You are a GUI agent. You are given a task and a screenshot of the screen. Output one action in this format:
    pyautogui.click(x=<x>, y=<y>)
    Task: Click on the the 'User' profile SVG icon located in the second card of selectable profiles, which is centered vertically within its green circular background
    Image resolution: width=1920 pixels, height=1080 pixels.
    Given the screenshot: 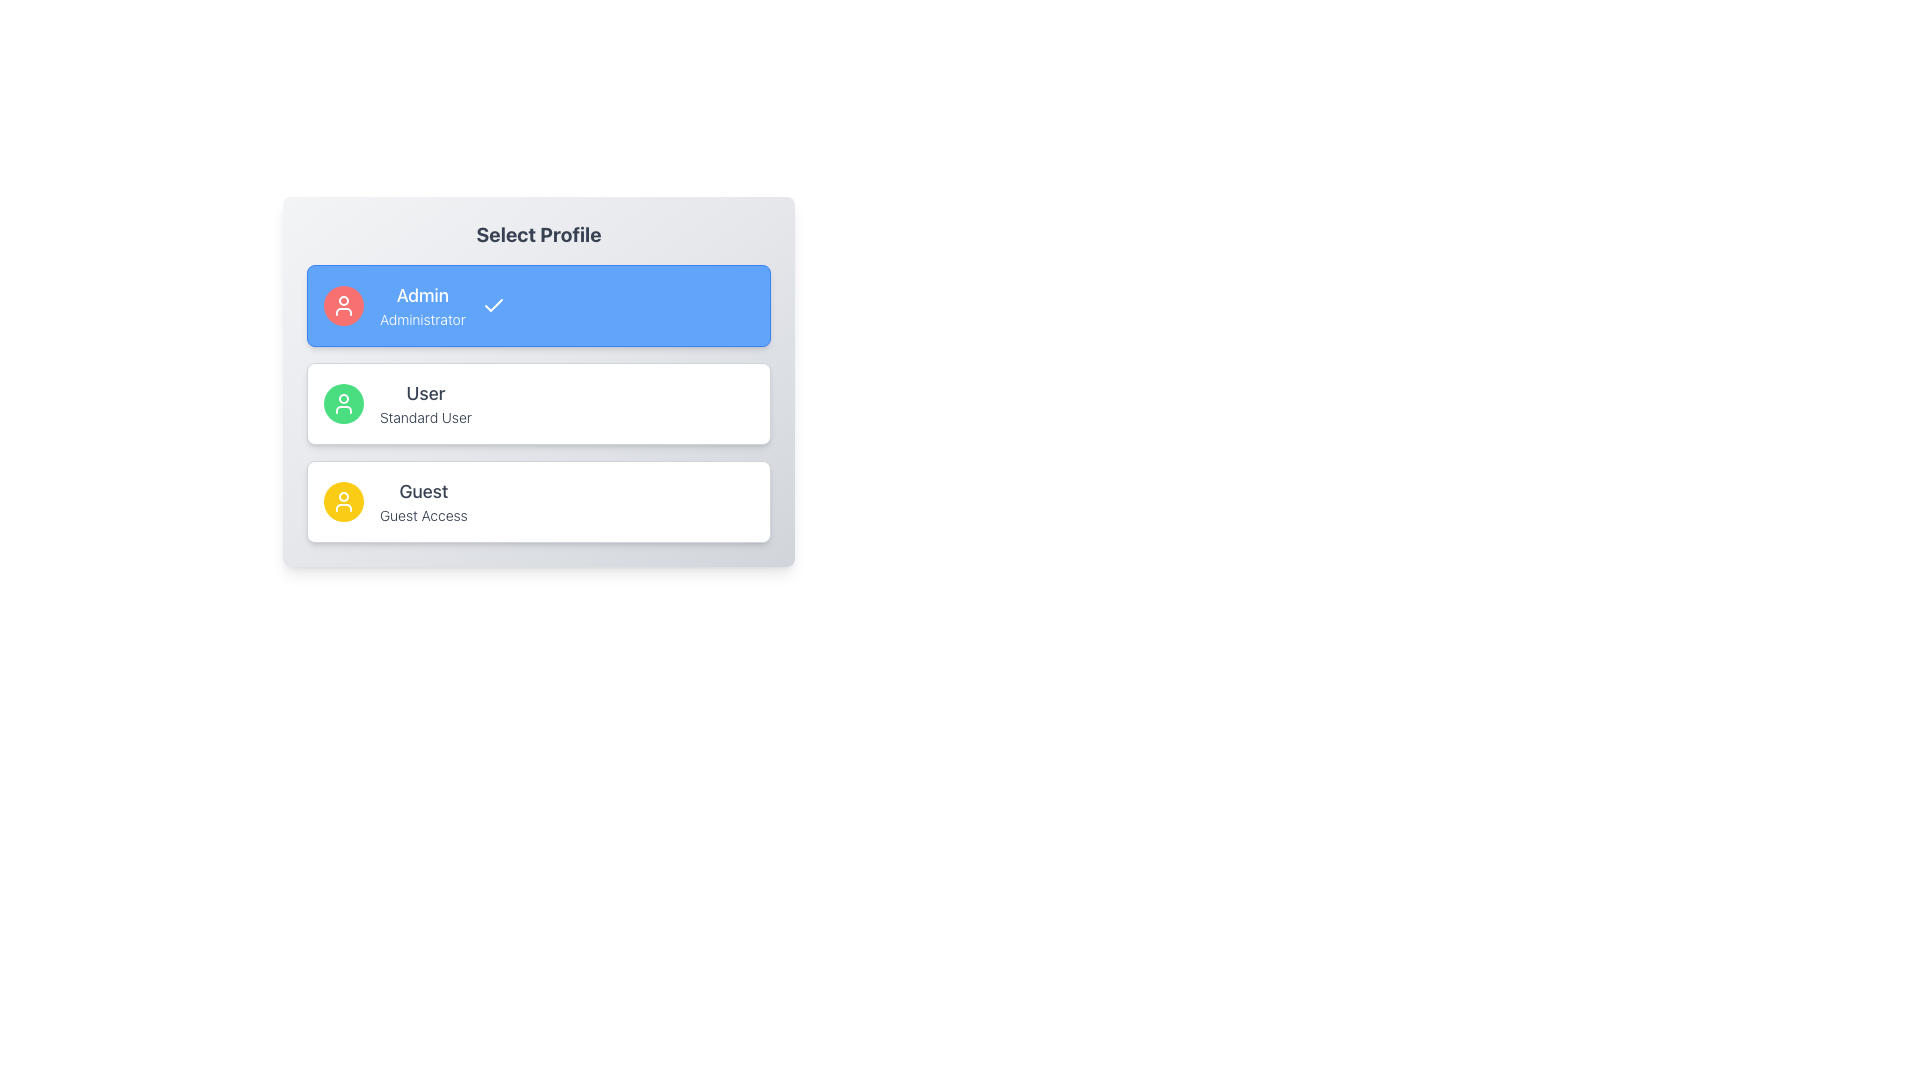 What is the action you would take?
    pyautogui.click(x=344, y=404)
    